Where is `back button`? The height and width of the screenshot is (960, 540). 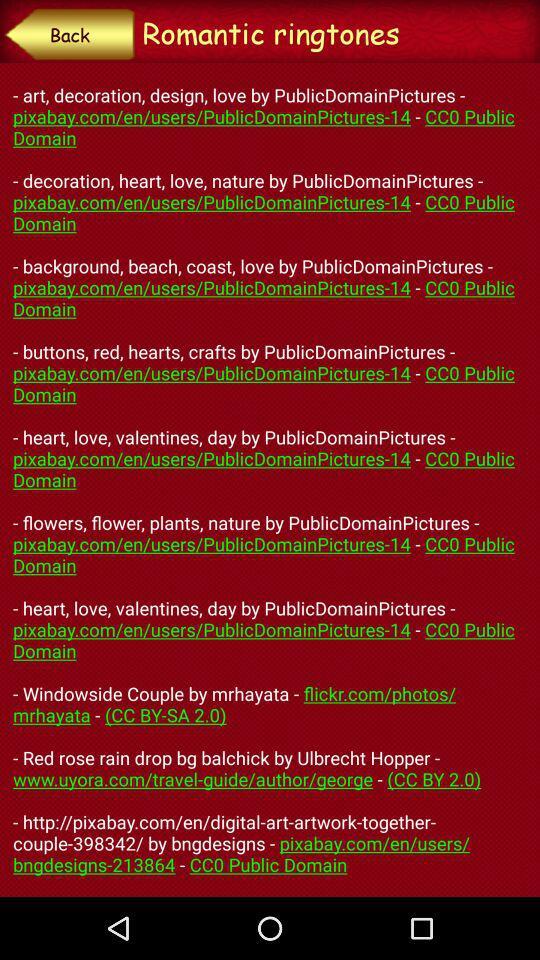 back button is located at coordinates (68, 33).